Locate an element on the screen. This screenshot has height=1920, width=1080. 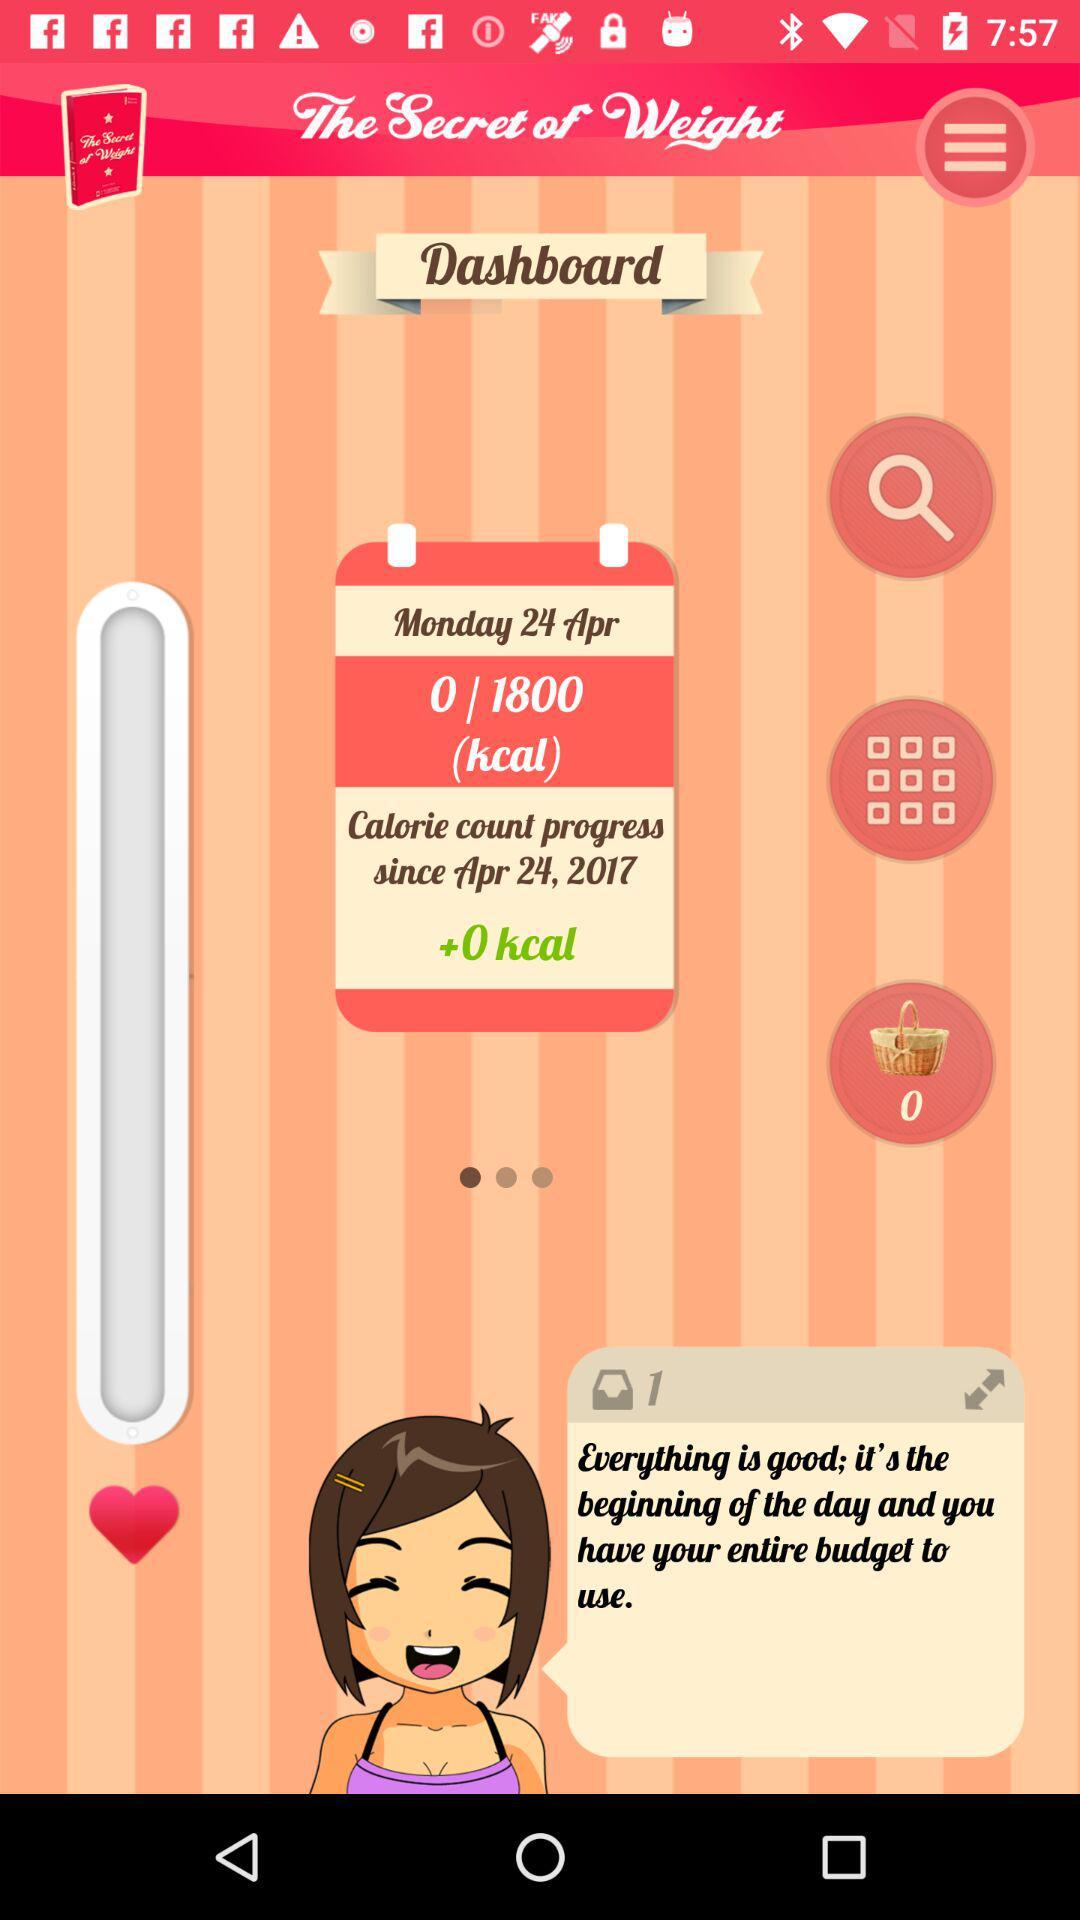
icon above 1 item is located at coordinates (911, 1063).